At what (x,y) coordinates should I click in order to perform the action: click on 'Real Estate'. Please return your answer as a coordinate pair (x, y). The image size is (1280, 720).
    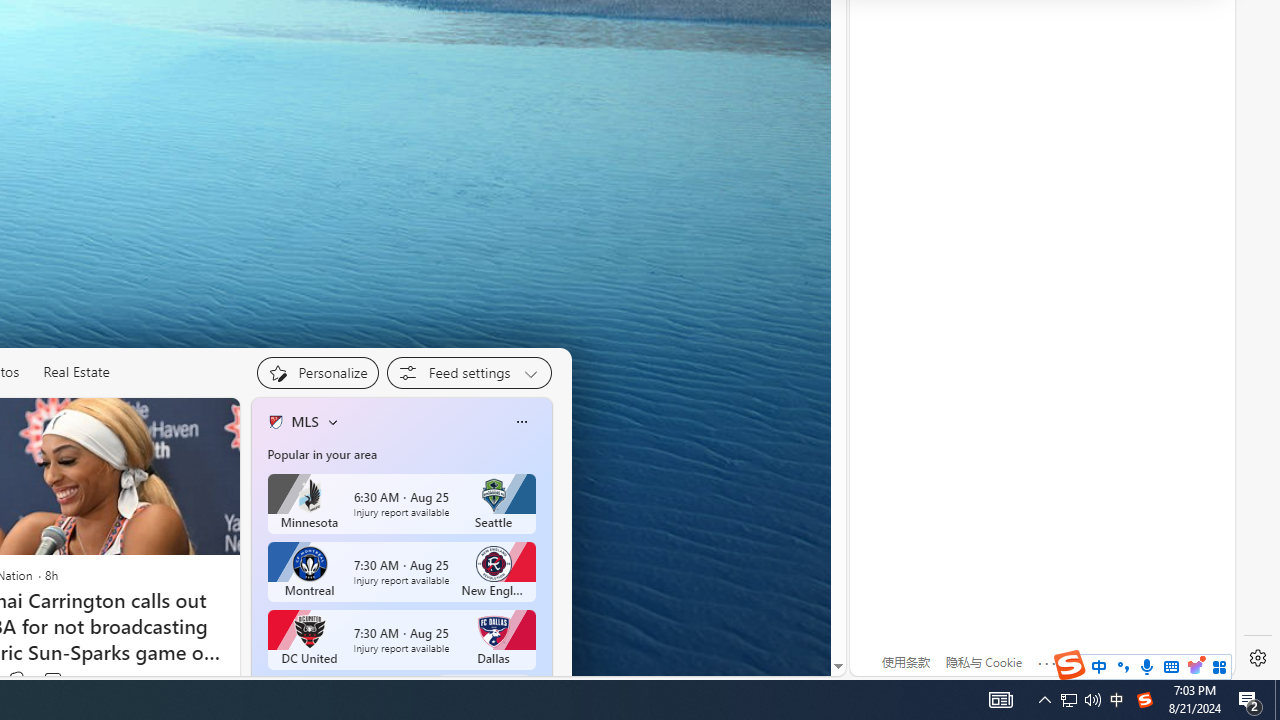
    Looking at the image, I should click on (76, 371).